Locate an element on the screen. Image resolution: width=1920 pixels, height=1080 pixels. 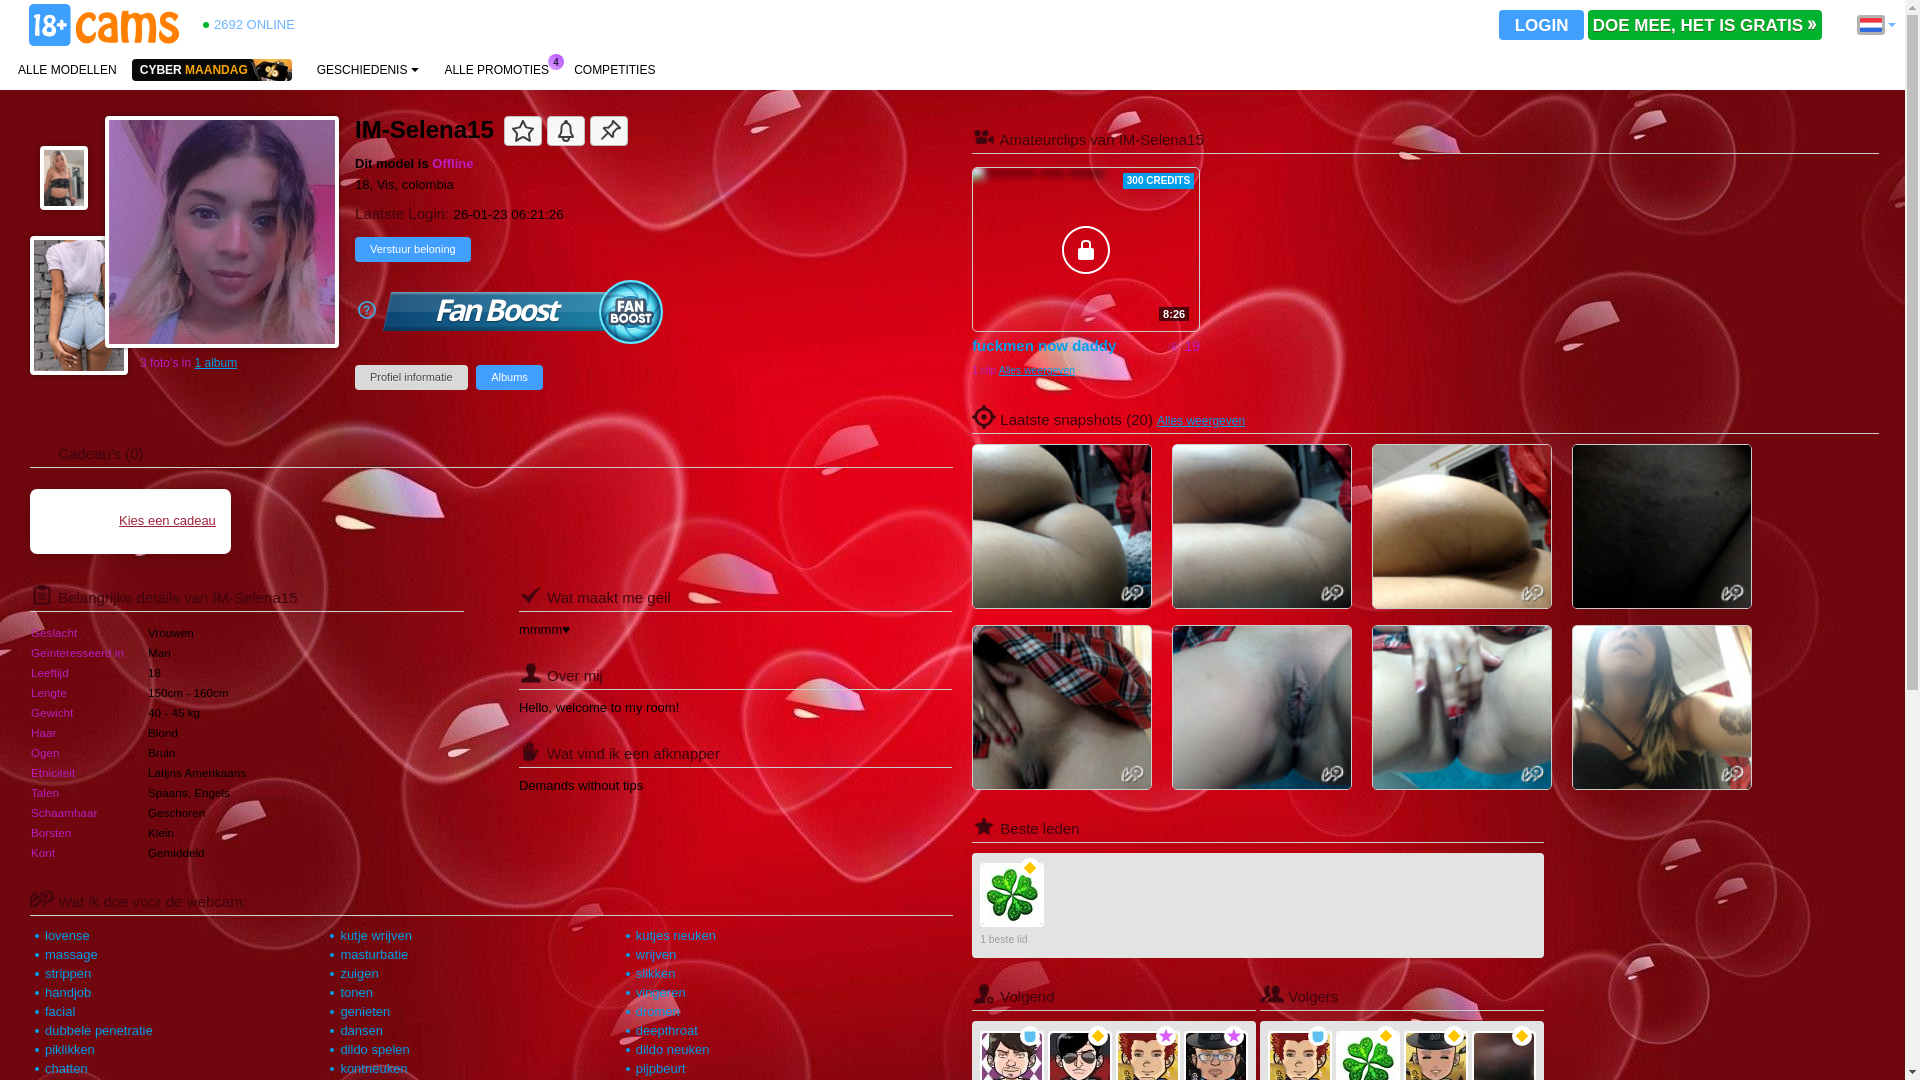
'Kies een cadeau' is located at coordinates (129, 519).